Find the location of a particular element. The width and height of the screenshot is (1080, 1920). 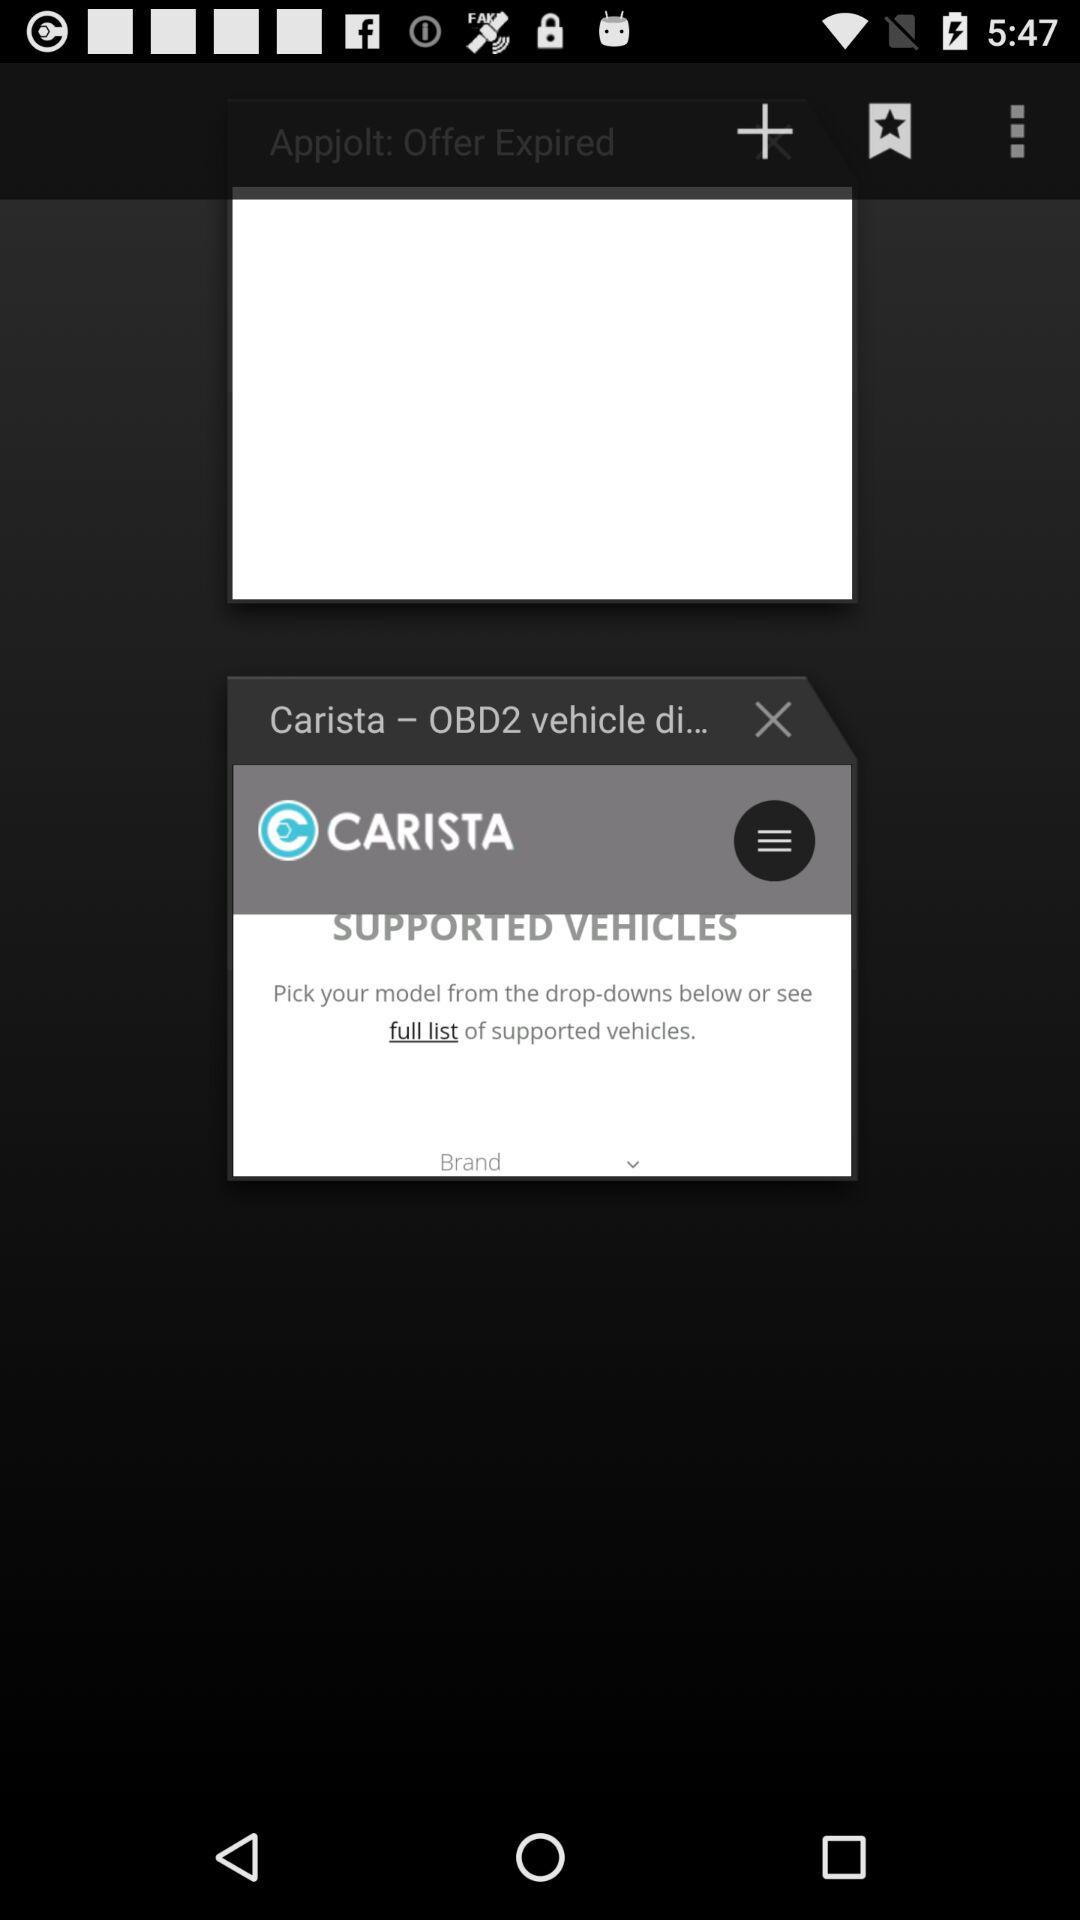

the add icon is located at coordinates (764, 139).